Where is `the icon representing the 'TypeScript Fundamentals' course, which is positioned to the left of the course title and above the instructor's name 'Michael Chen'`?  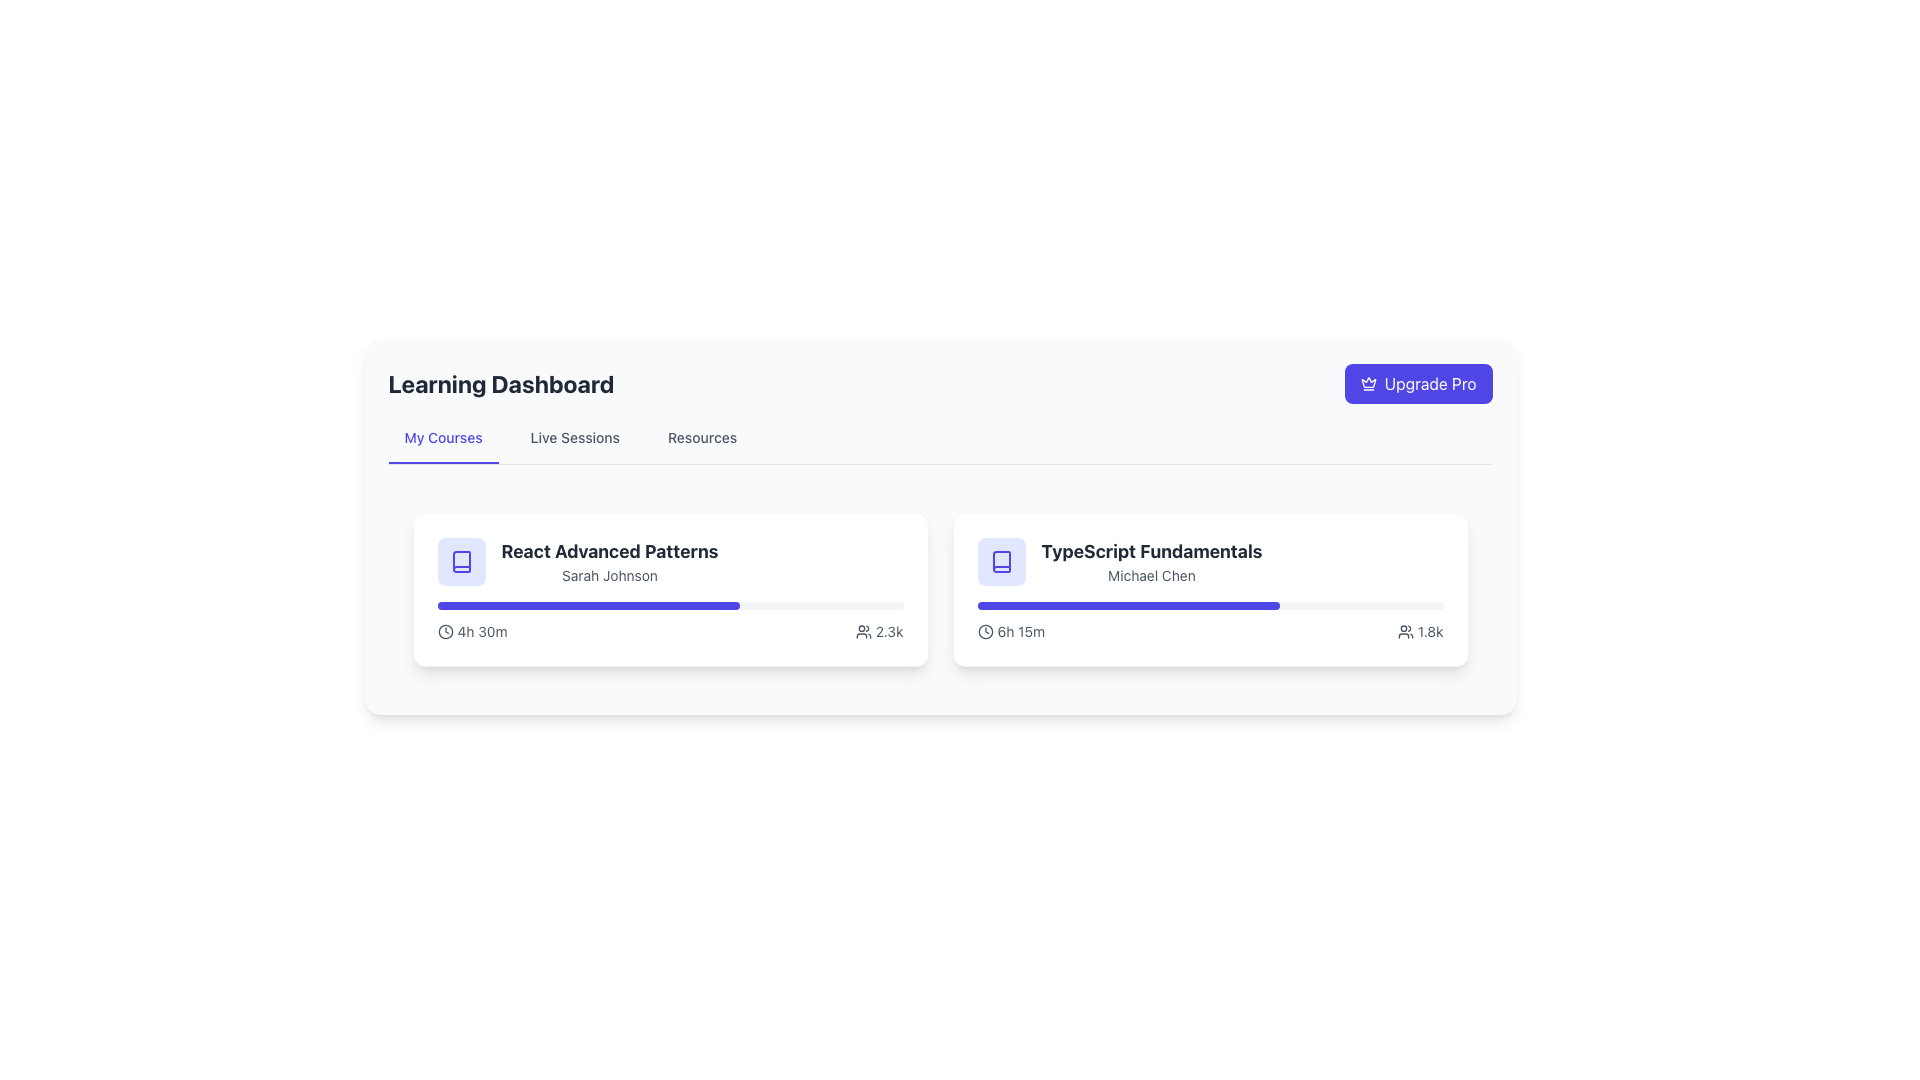
the icon representing the 'TypeScript Fundamentals' course, which is positioned to the left of the course title and above the instructor's name 'Michael Chen' is located at coordinates (1001, 562).